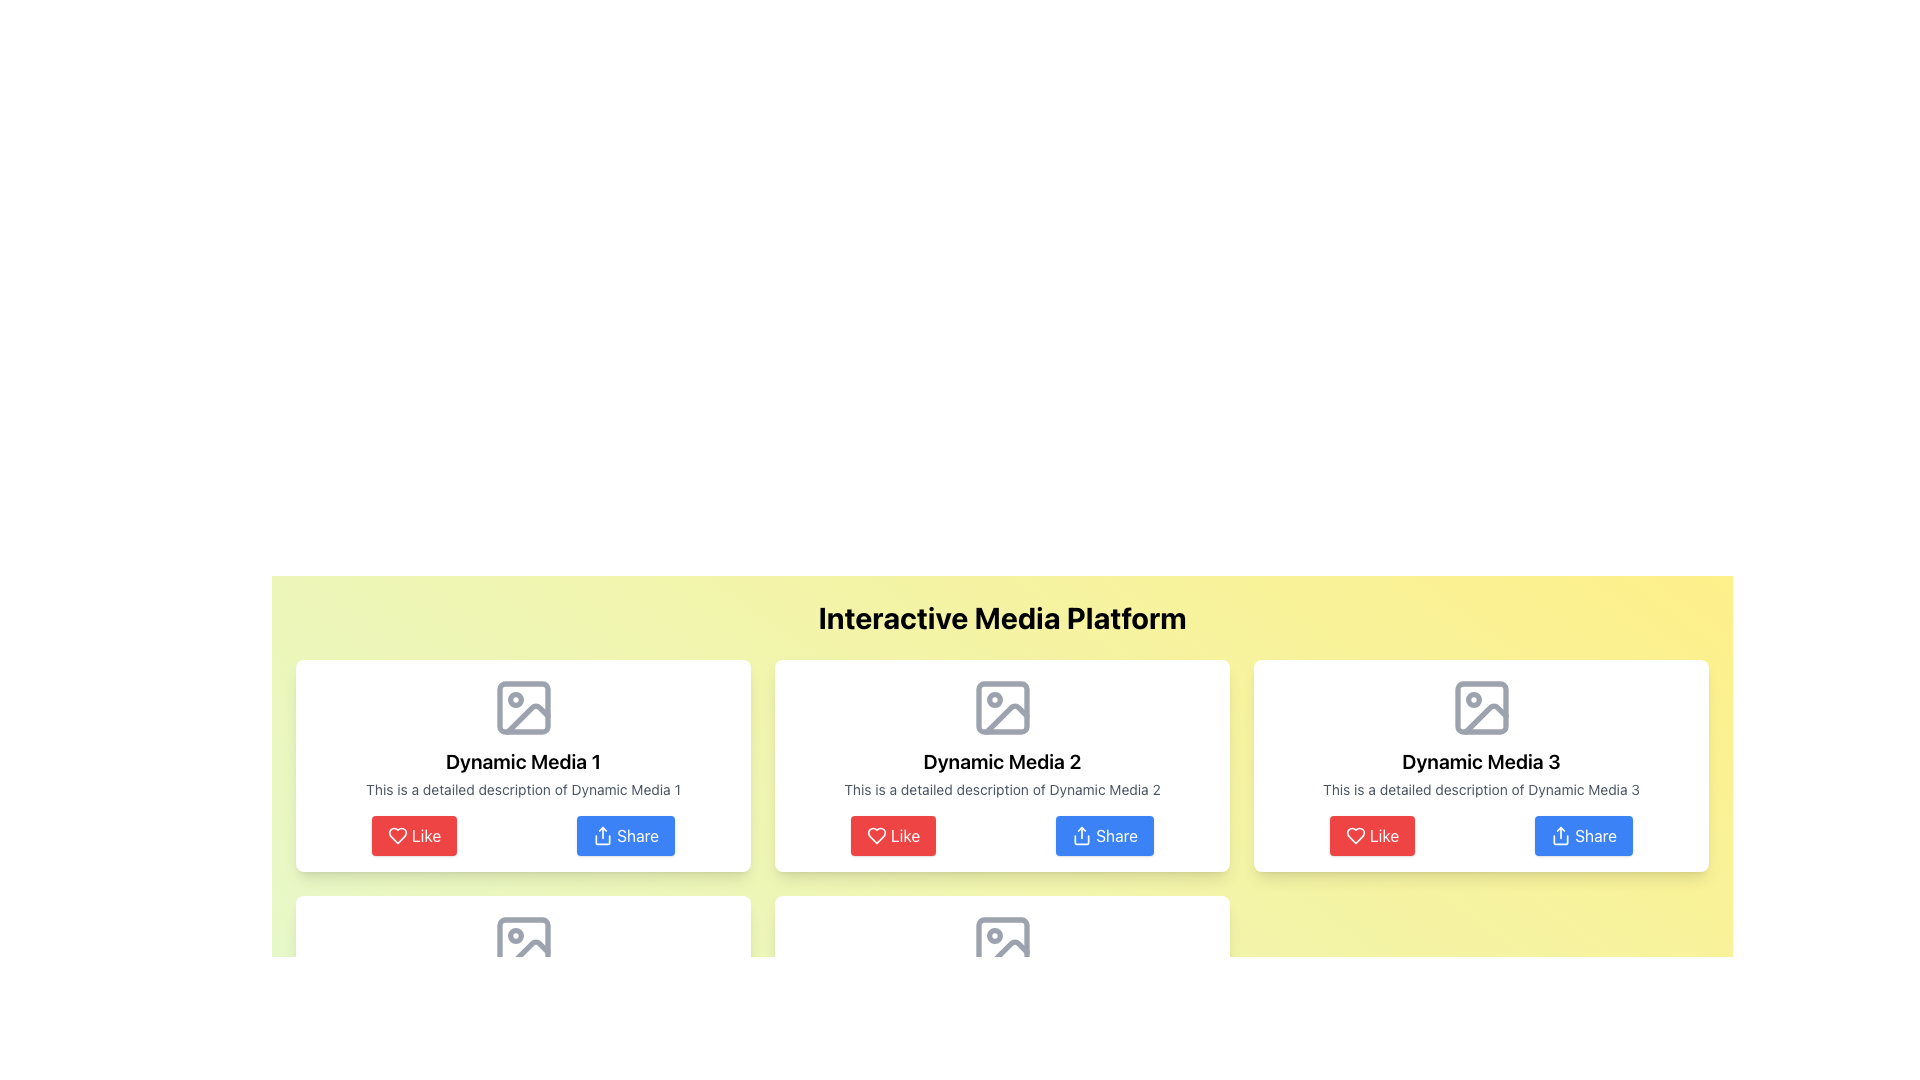 Image resolution: width=1920 pixels, height=1080 pixels. What do you see at coordinates (413, 836) in the screenshot?
I see `the 'Like' button which has a red background, white text, and a heart icon, located in the action row of the first card in the grid` at bounding box center [413, 836].